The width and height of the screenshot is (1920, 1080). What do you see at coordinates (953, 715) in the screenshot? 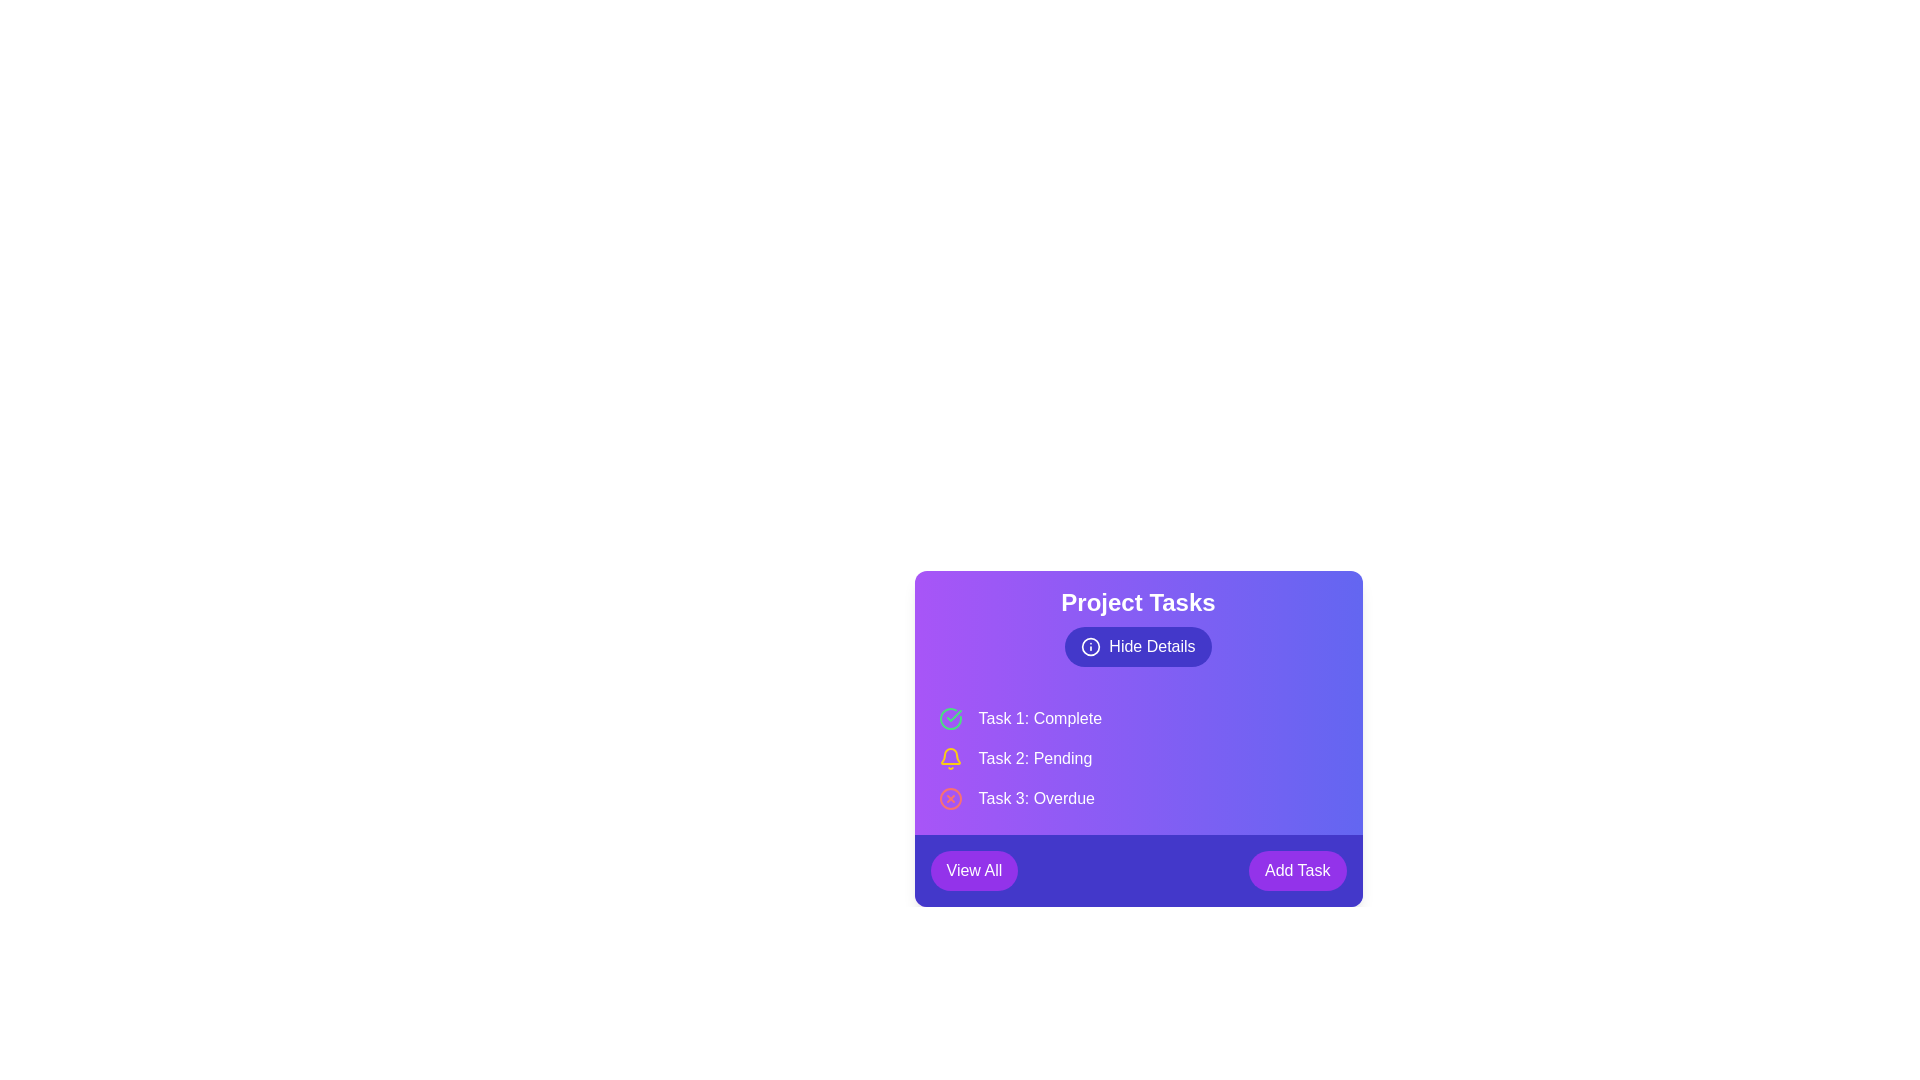
I see `the circular checkmark icon indicating that 'Task 1: Complete' has been successfully processed` at bounding box center [953, 715].